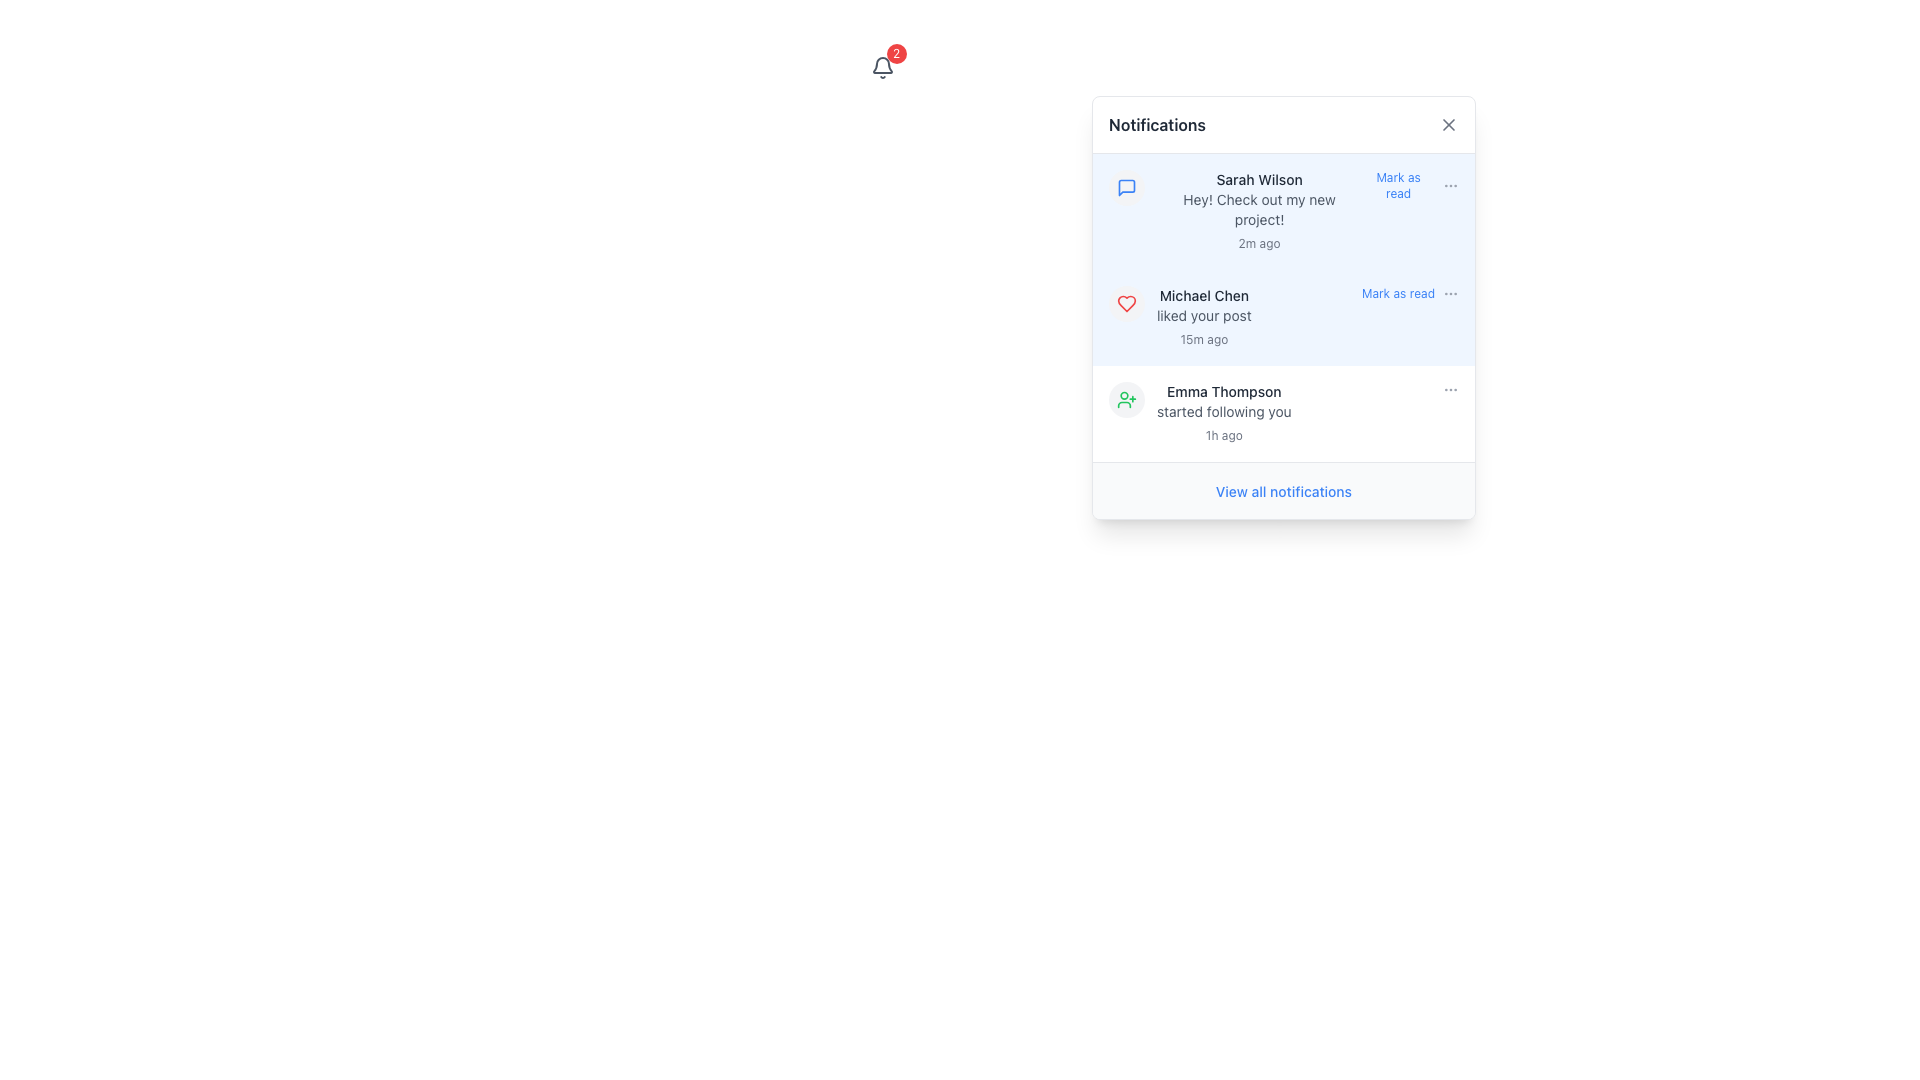 This screenshot has height=1080, width=1920. Describe the element at coordinates (1223, 392) in the screenshot. I see `the text block displaying 'Emma Thompson' in the notifications dropdown, which is positioned above the 'View all notifications' link and below the 'Michael Chen liked your post' entry` at that location.